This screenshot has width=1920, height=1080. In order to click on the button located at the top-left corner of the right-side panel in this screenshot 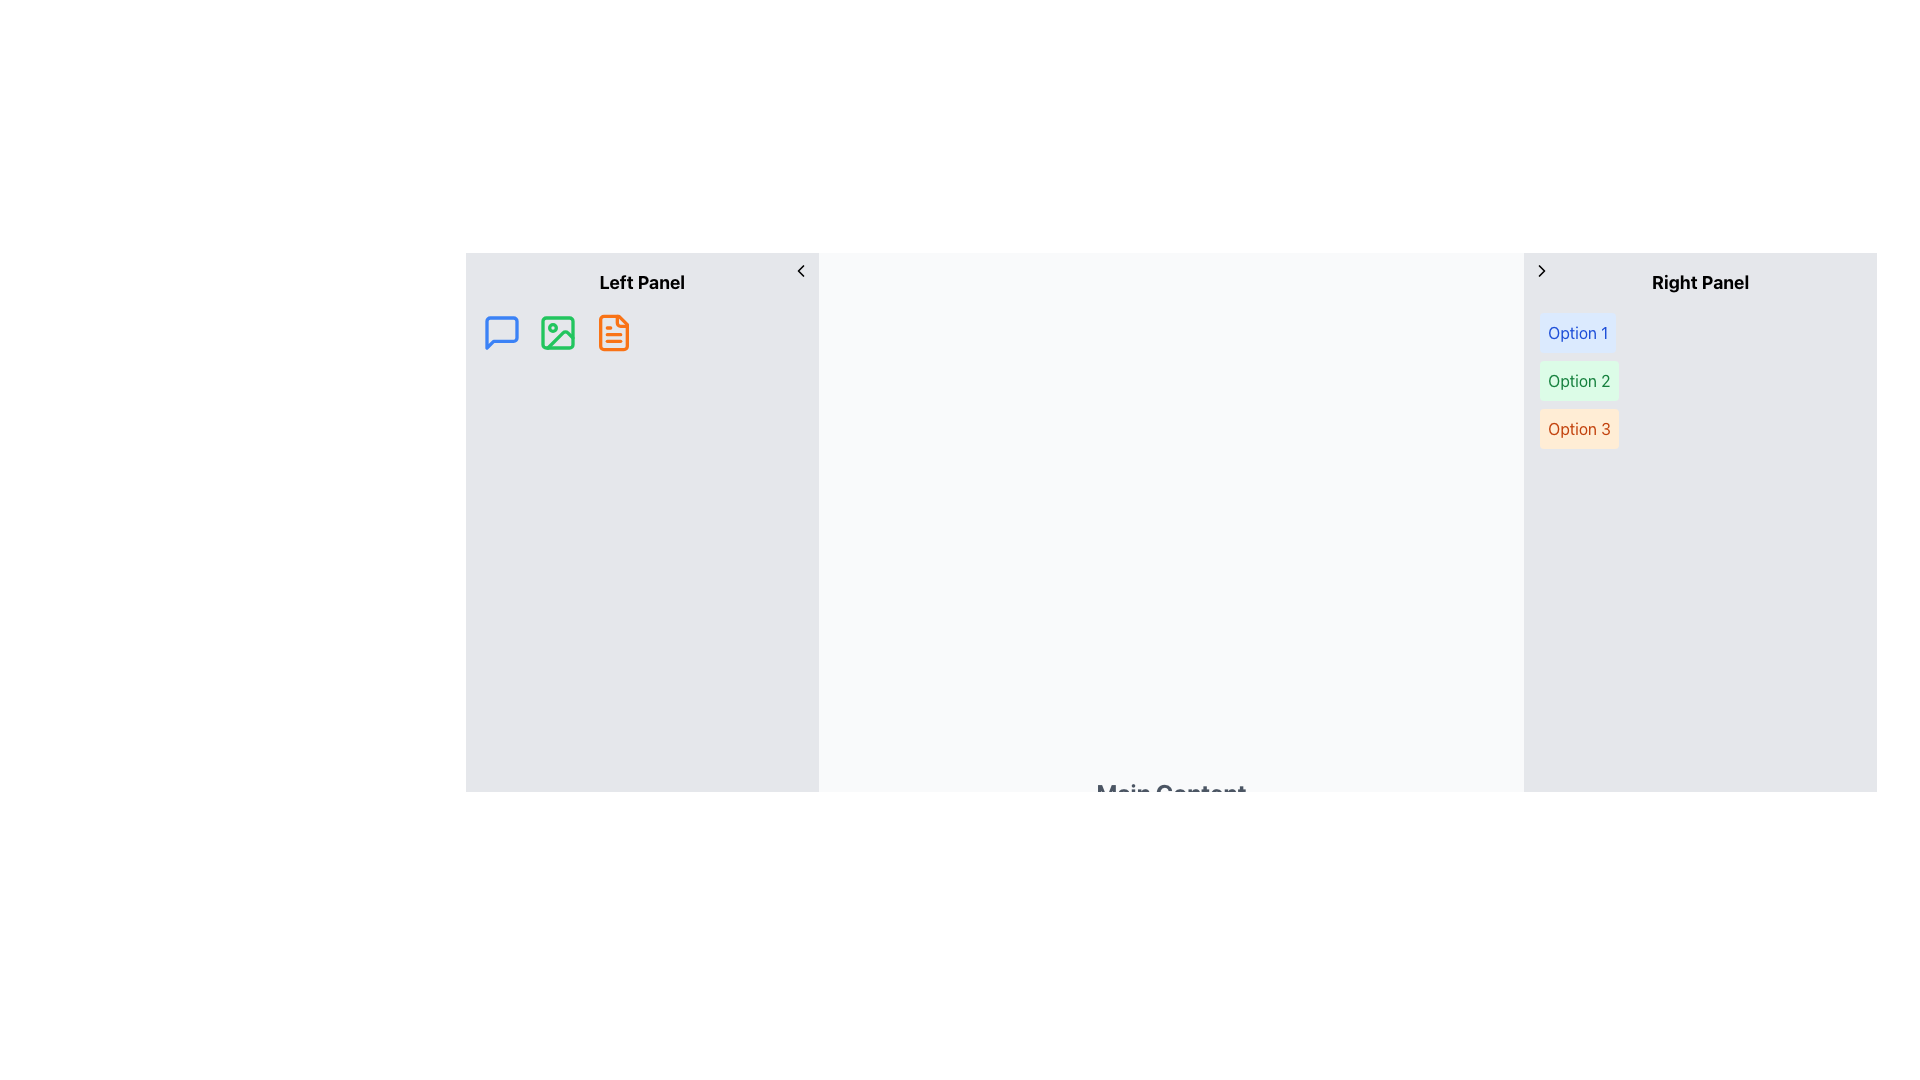, I will do `click(1541, 270)`.